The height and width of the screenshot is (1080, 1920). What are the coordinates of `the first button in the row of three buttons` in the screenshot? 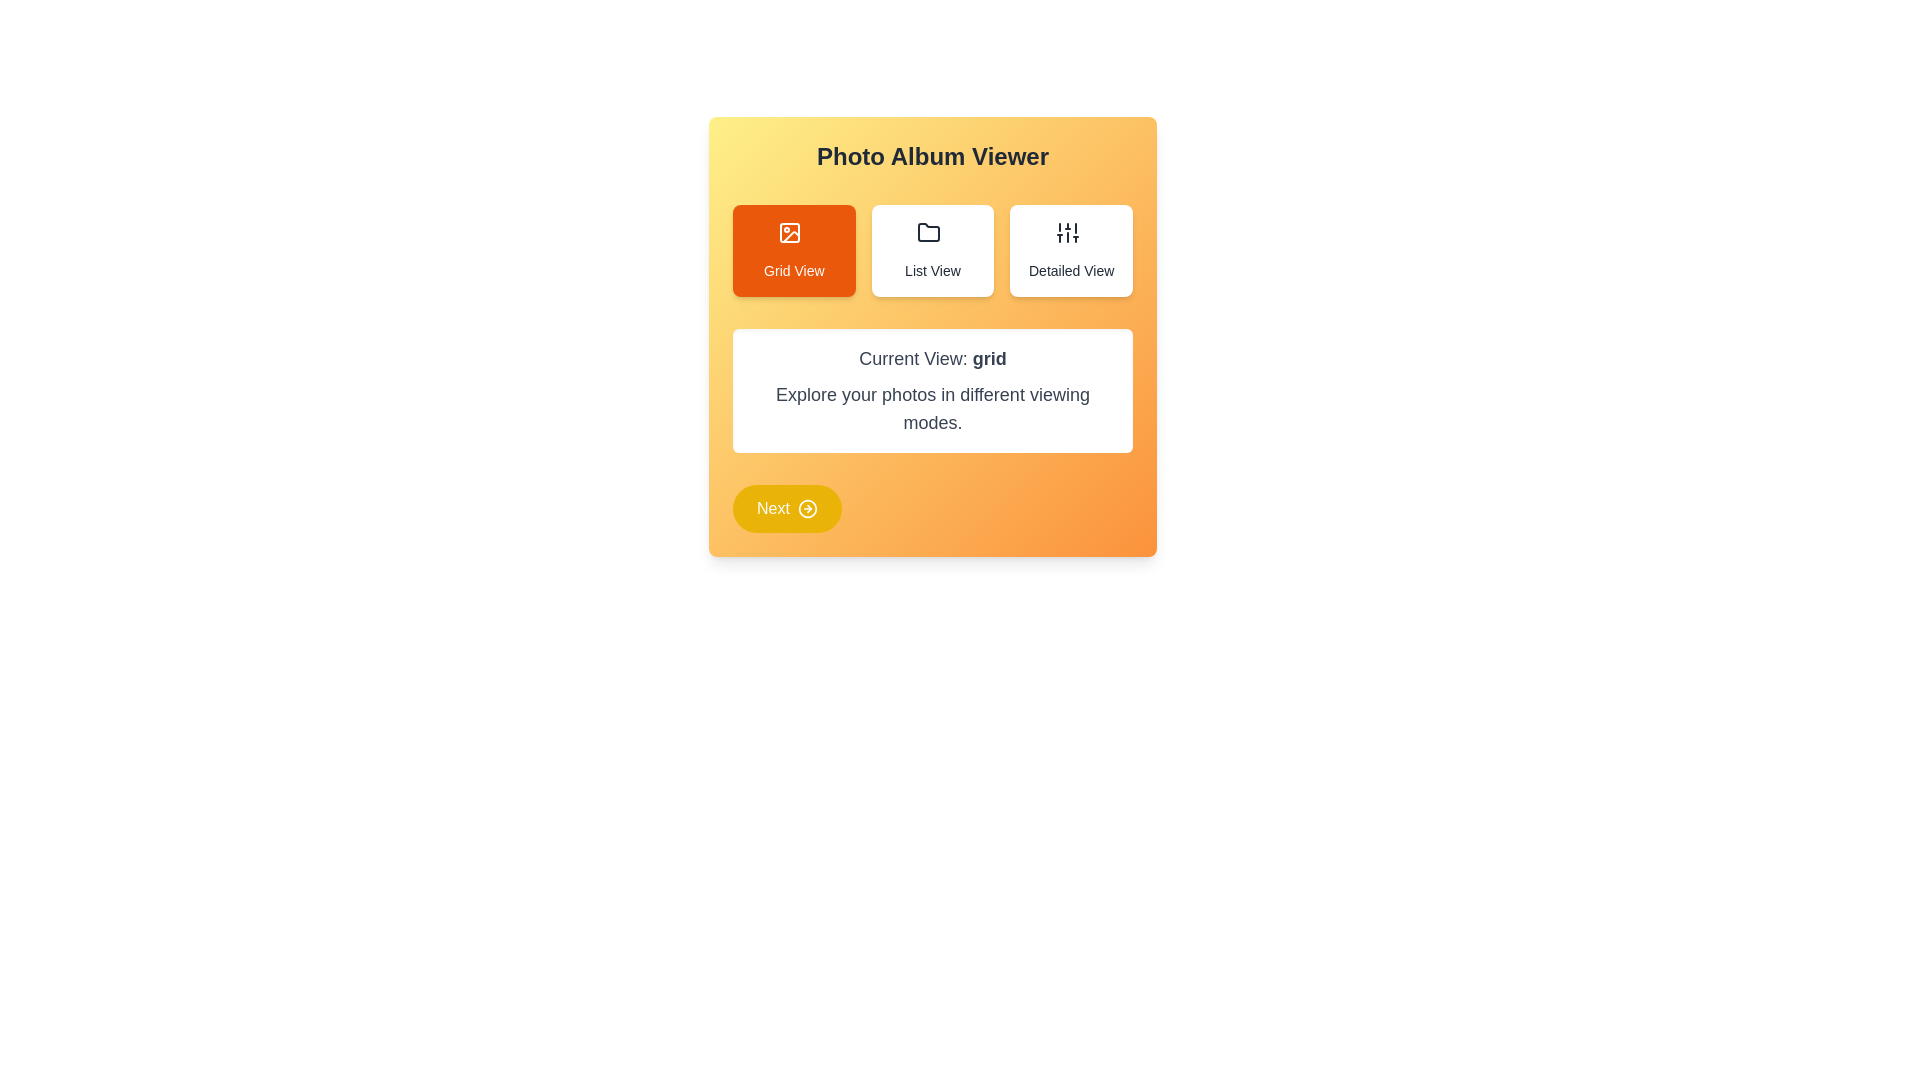 It's located at (793, 249).